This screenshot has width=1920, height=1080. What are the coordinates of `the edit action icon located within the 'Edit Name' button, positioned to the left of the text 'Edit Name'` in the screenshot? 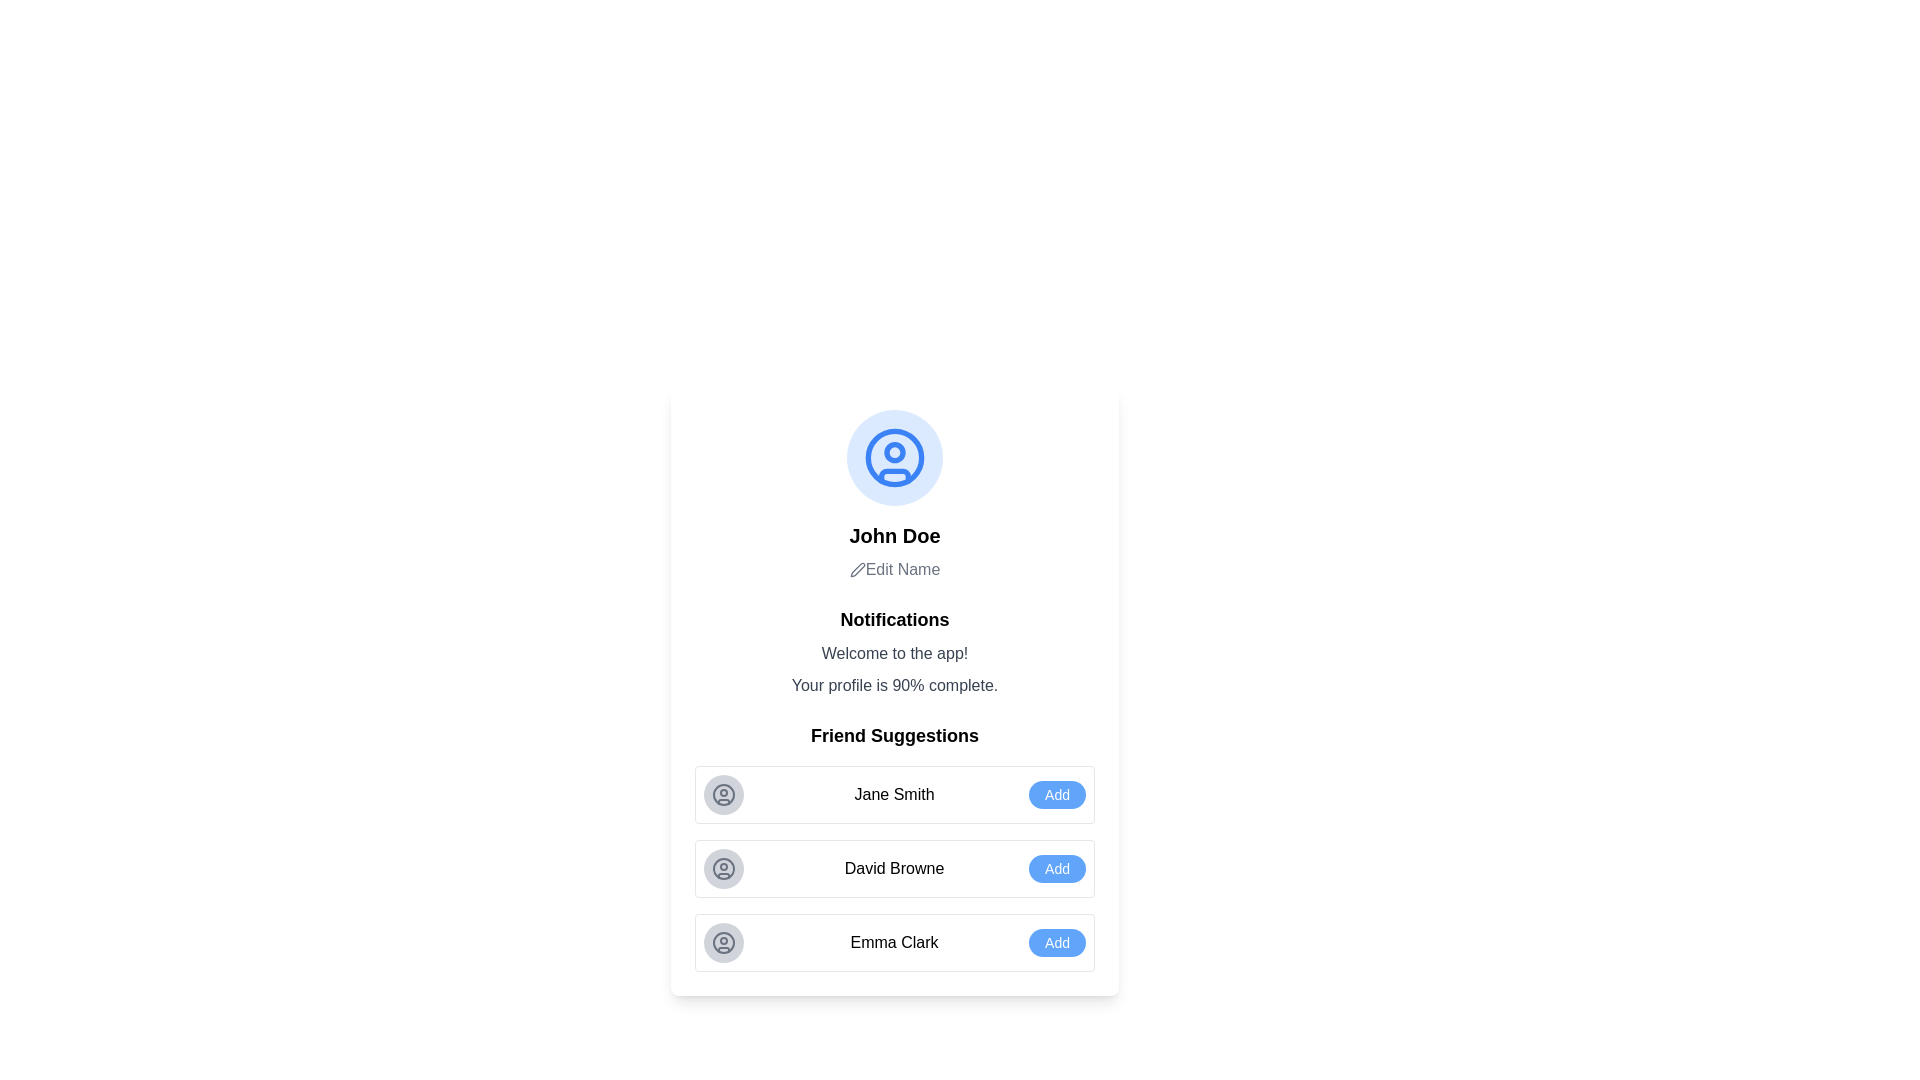 It's located at (857, 570).